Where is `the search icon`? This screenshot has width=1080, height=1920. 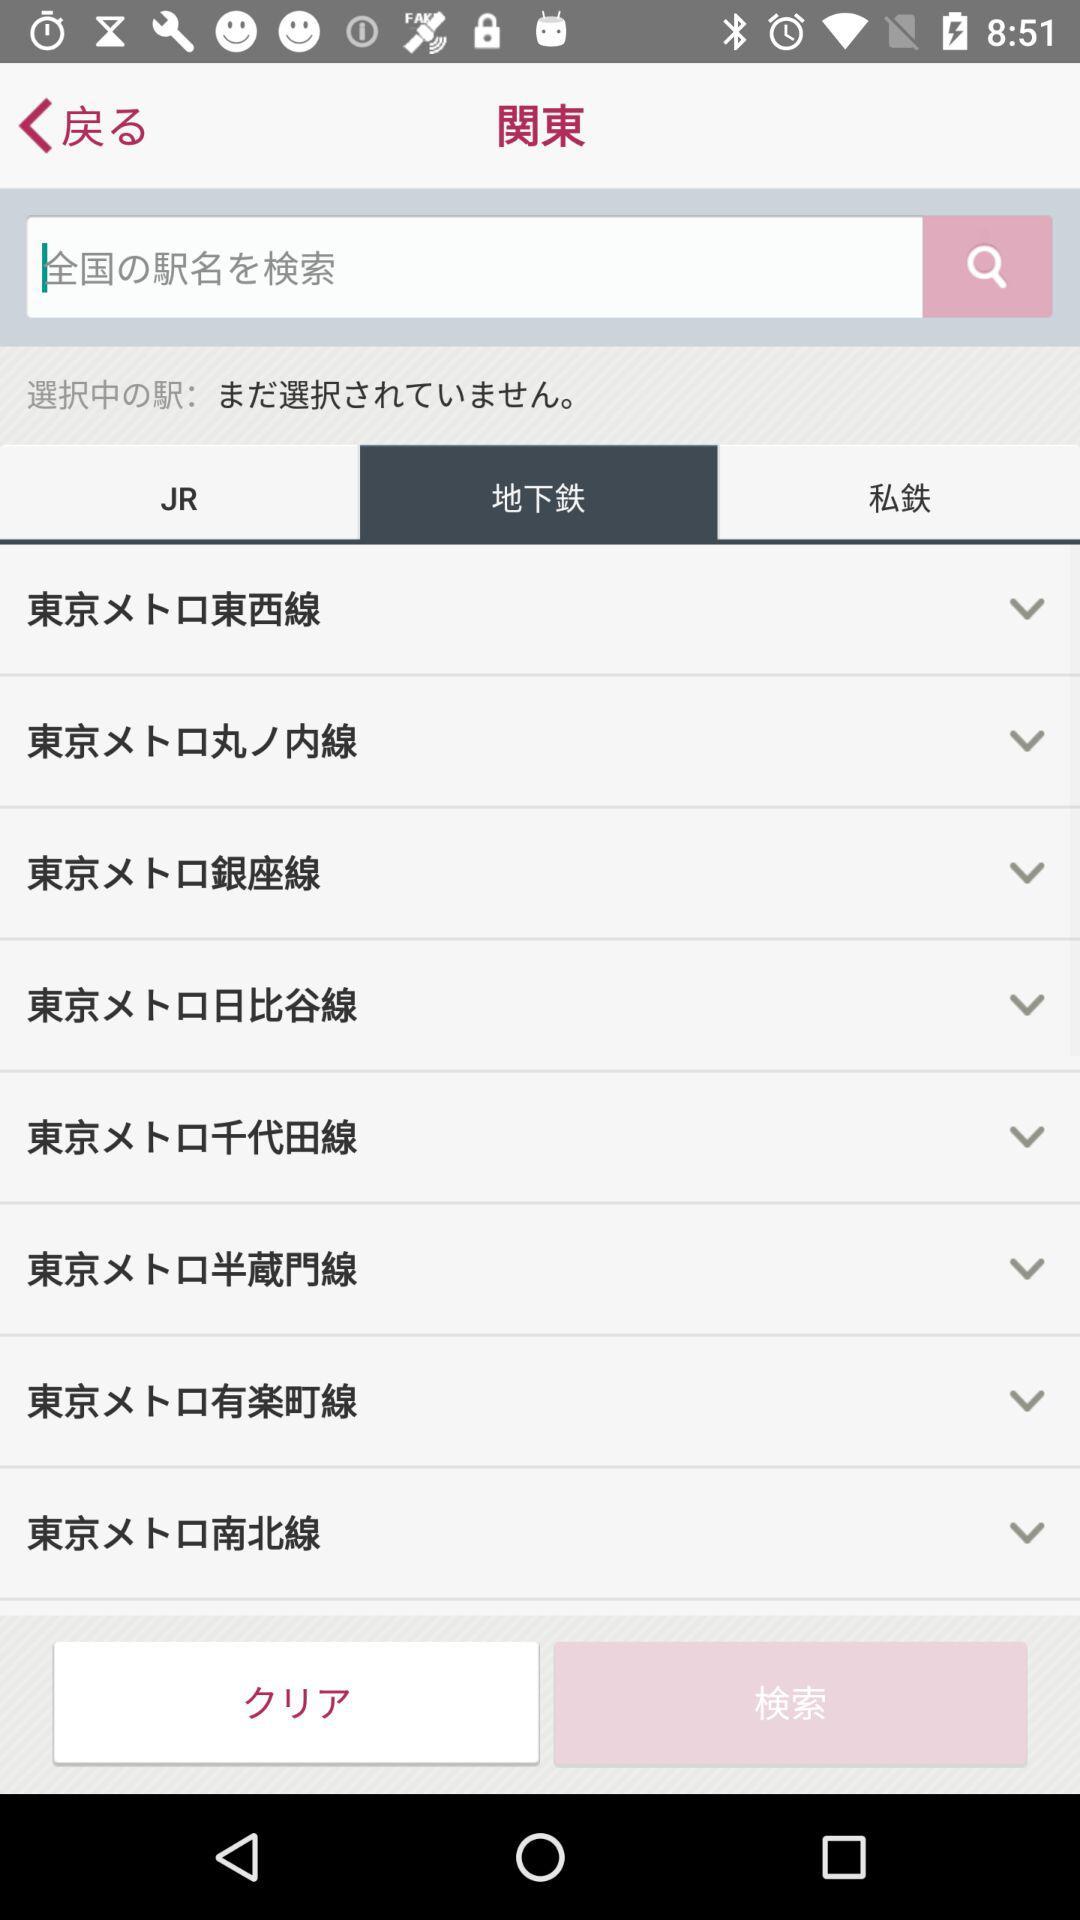
the search icon is located at coordinates (987, 266).